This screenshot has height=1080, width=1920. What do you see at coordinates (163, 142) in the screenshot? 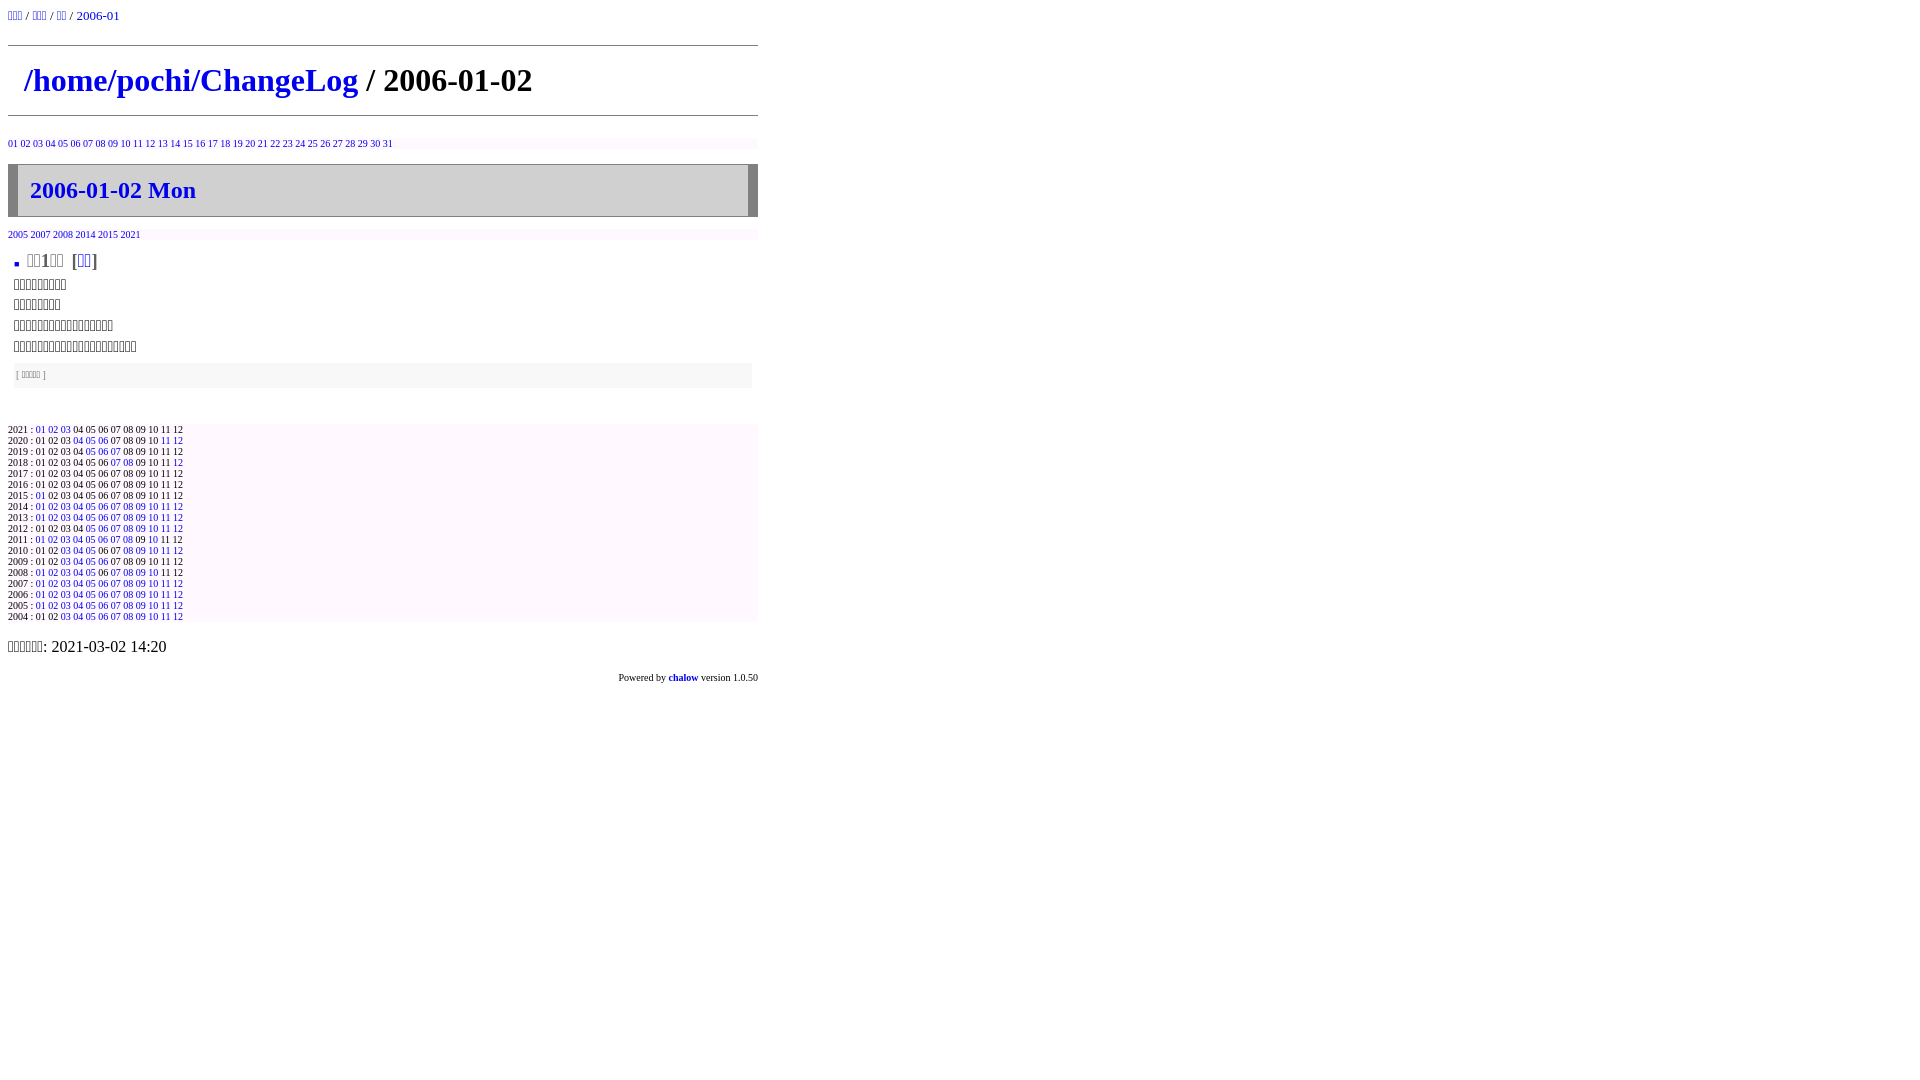
I see `'13'` at bounding box center [163, 142].